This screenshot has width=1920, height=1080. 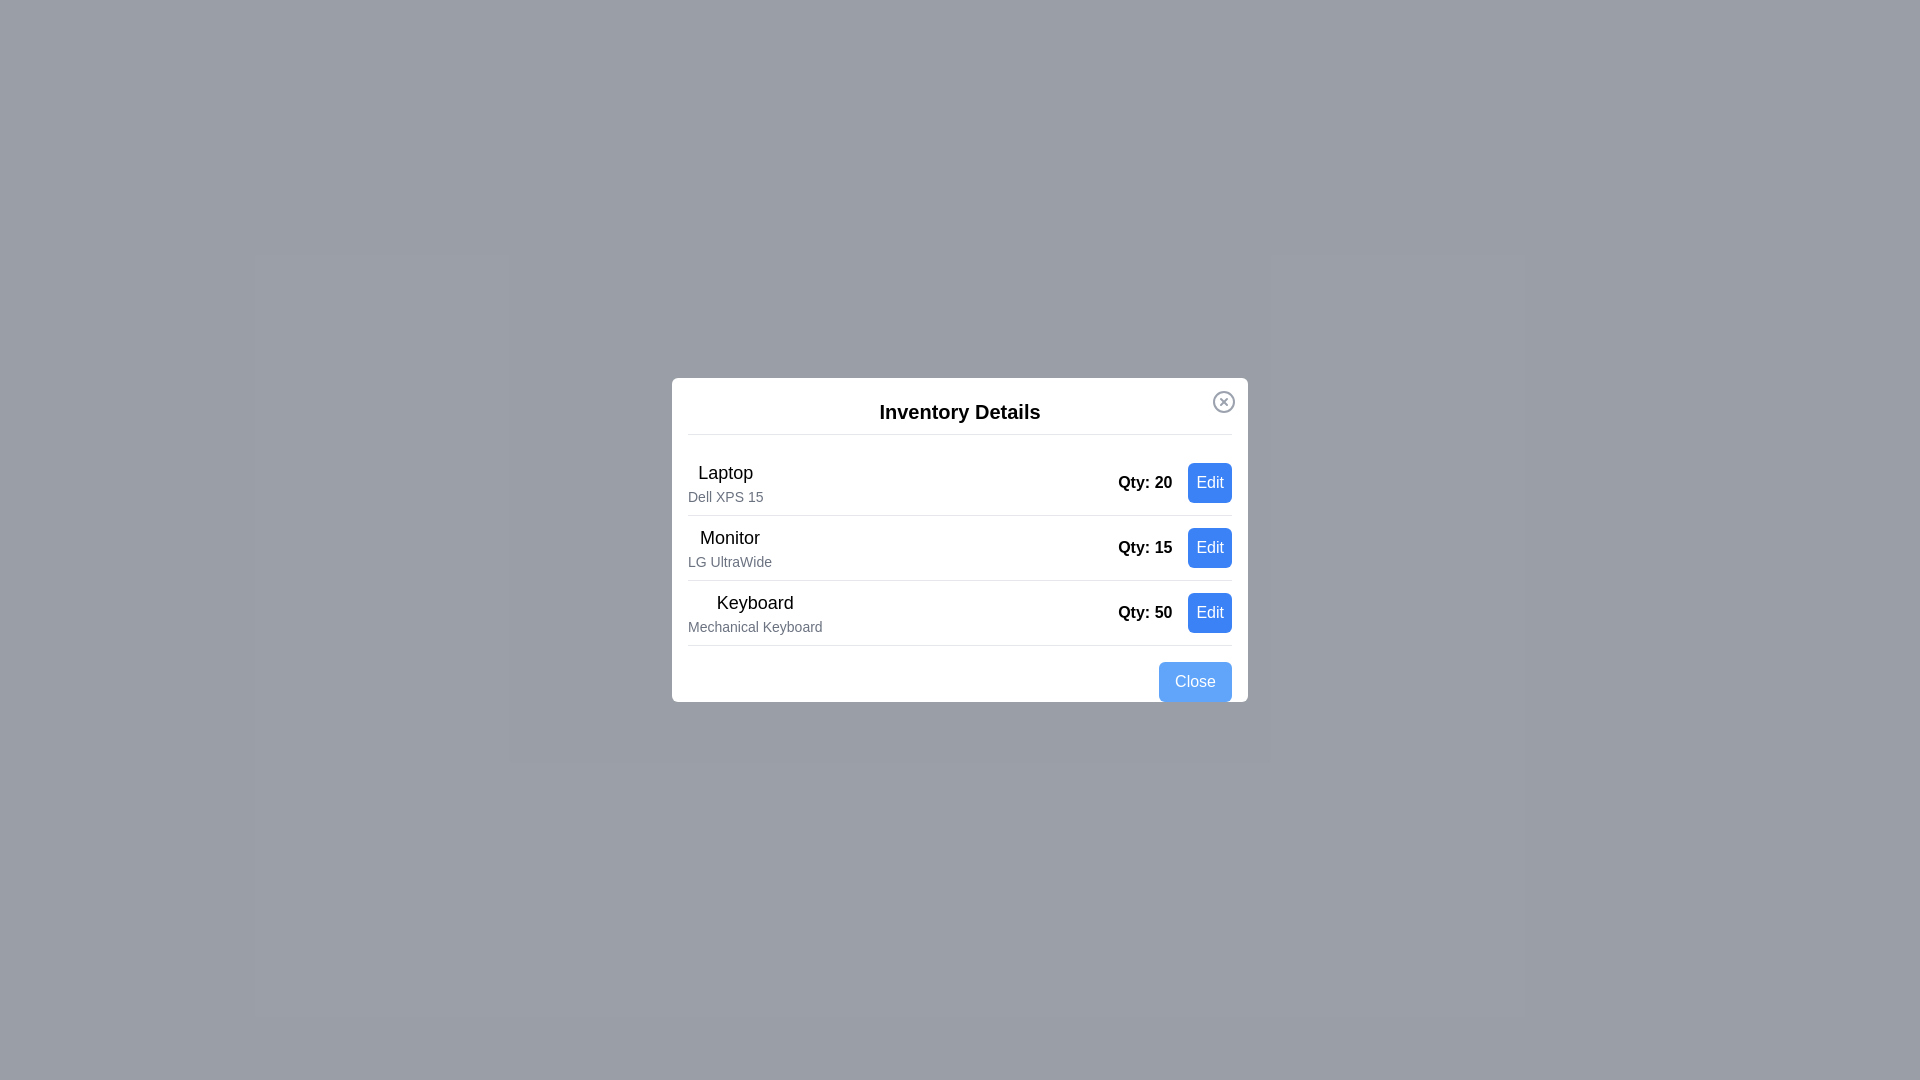 What do you see at coordinates (1208, 612) in the screenshot?
I see `the 'Edit' button for the item 'Keyboard'` at bounding box center [1208, 612].